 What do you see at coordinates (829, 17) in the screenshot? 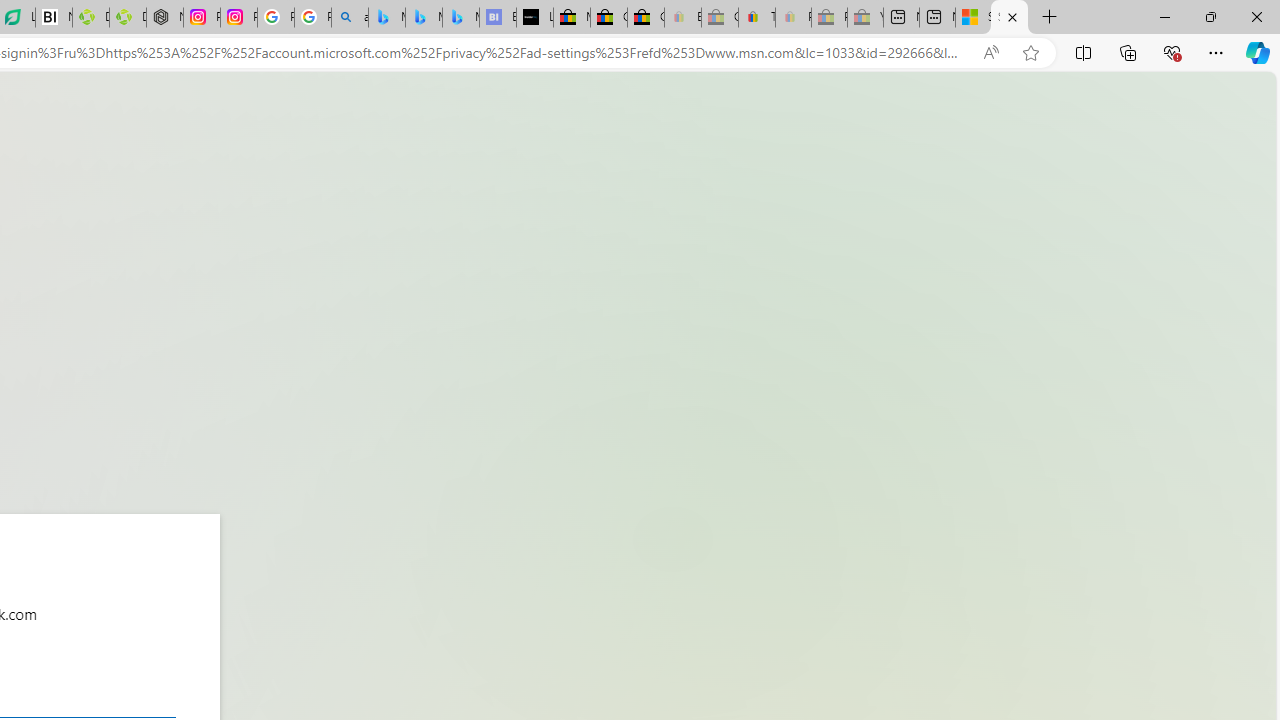
I see `'Press Room - eBay Inc. - Sleeping'` at bounding box center [829, 17].